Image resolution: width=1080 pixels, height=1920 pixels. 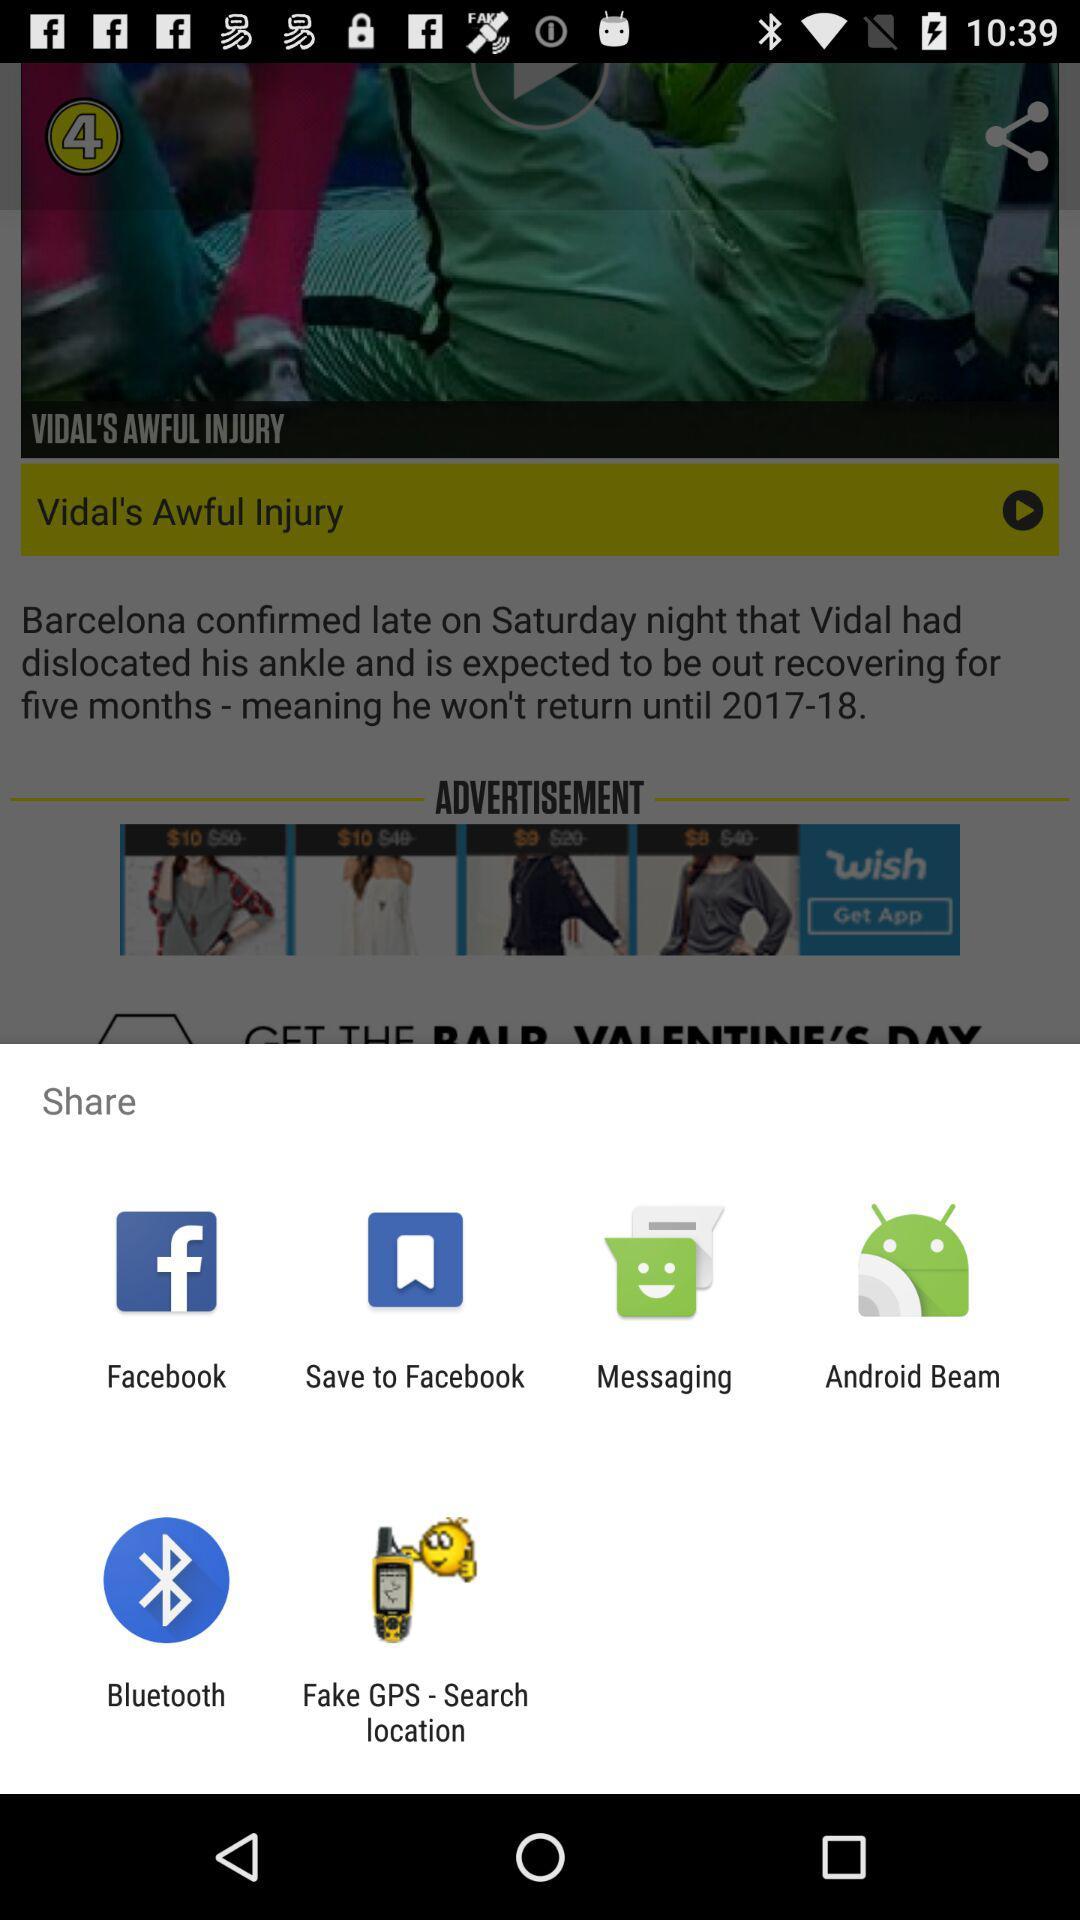 What do you see at coordinates (414, 1392) in the screenshot?
I see `icon next to facebook item` at bounding box center [414, 1392].